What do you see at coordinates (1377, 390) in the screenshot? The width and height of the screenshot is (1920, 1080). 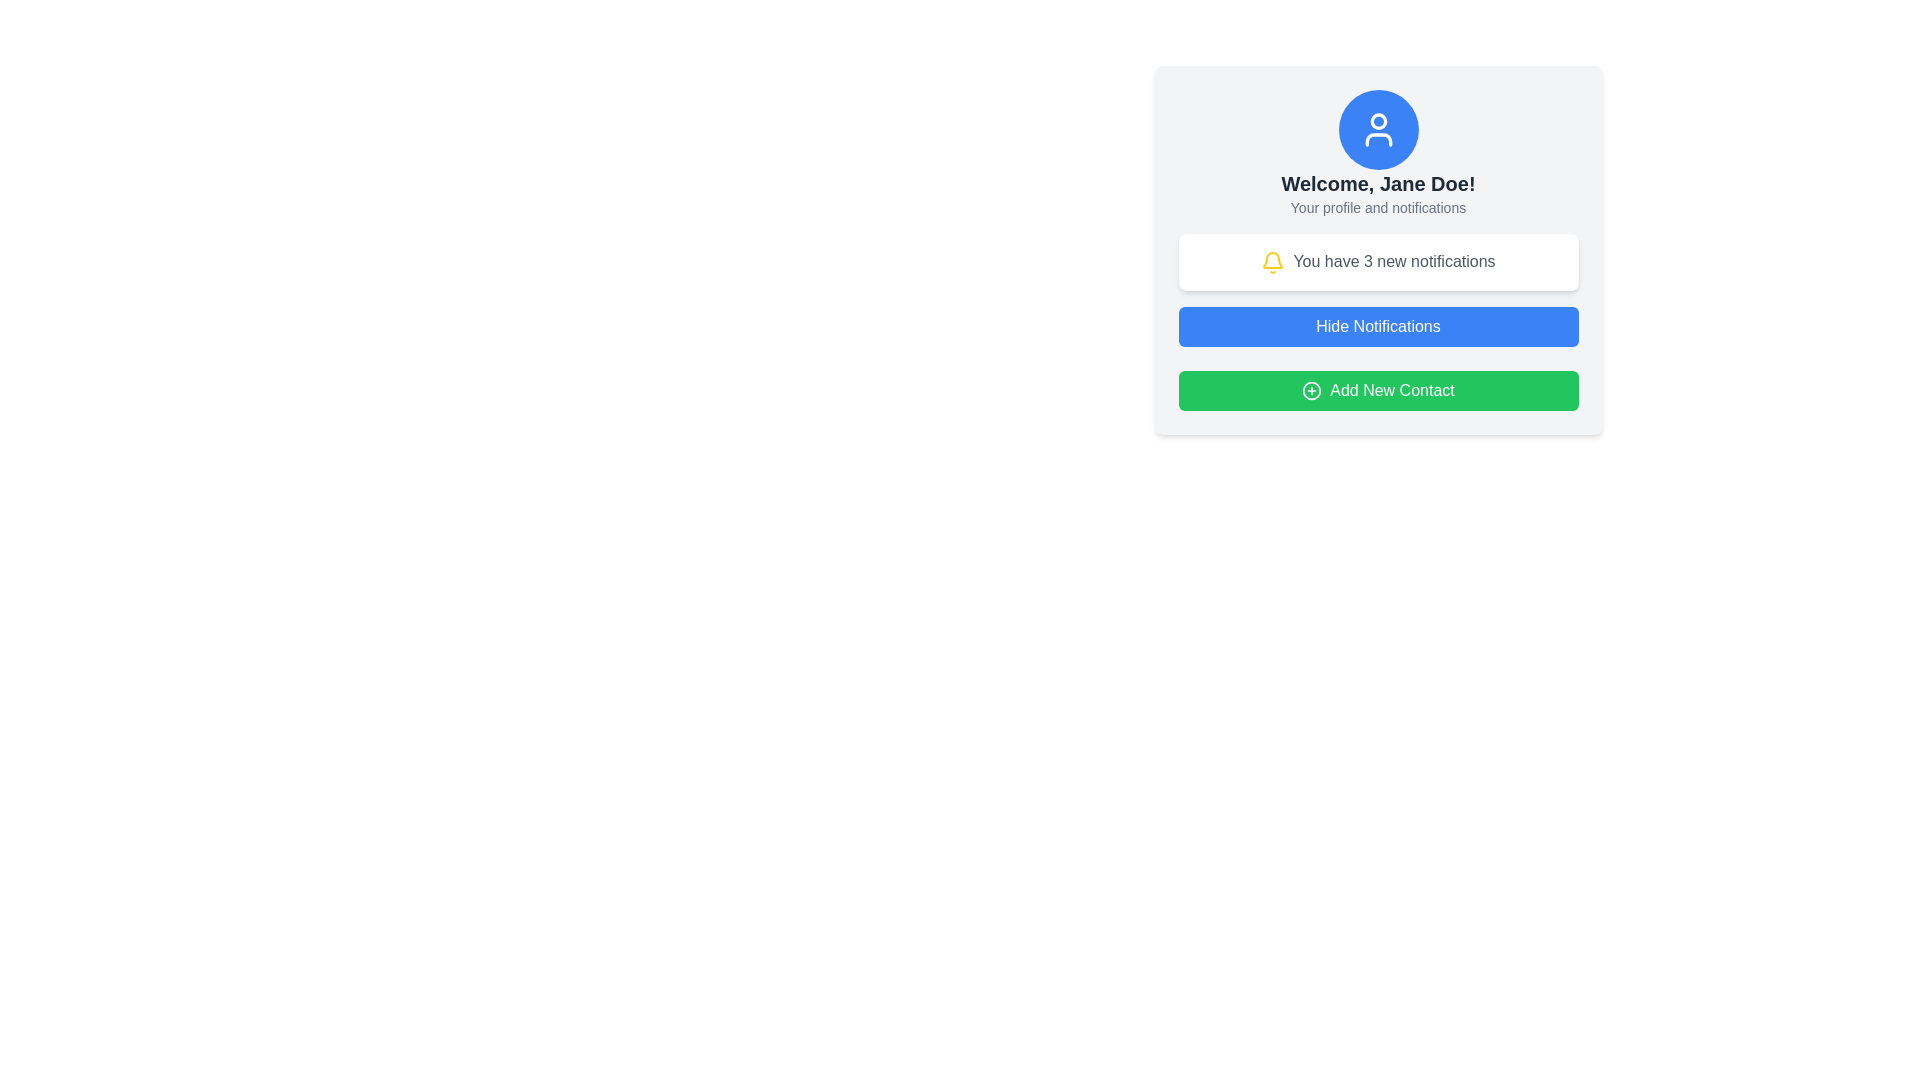 I see `the 'Add Contact' button, which is the fourth interactive item in the vertically stacked layout, located directly below the 'Hide Notifications' button` at bounding box center [1377, 390].